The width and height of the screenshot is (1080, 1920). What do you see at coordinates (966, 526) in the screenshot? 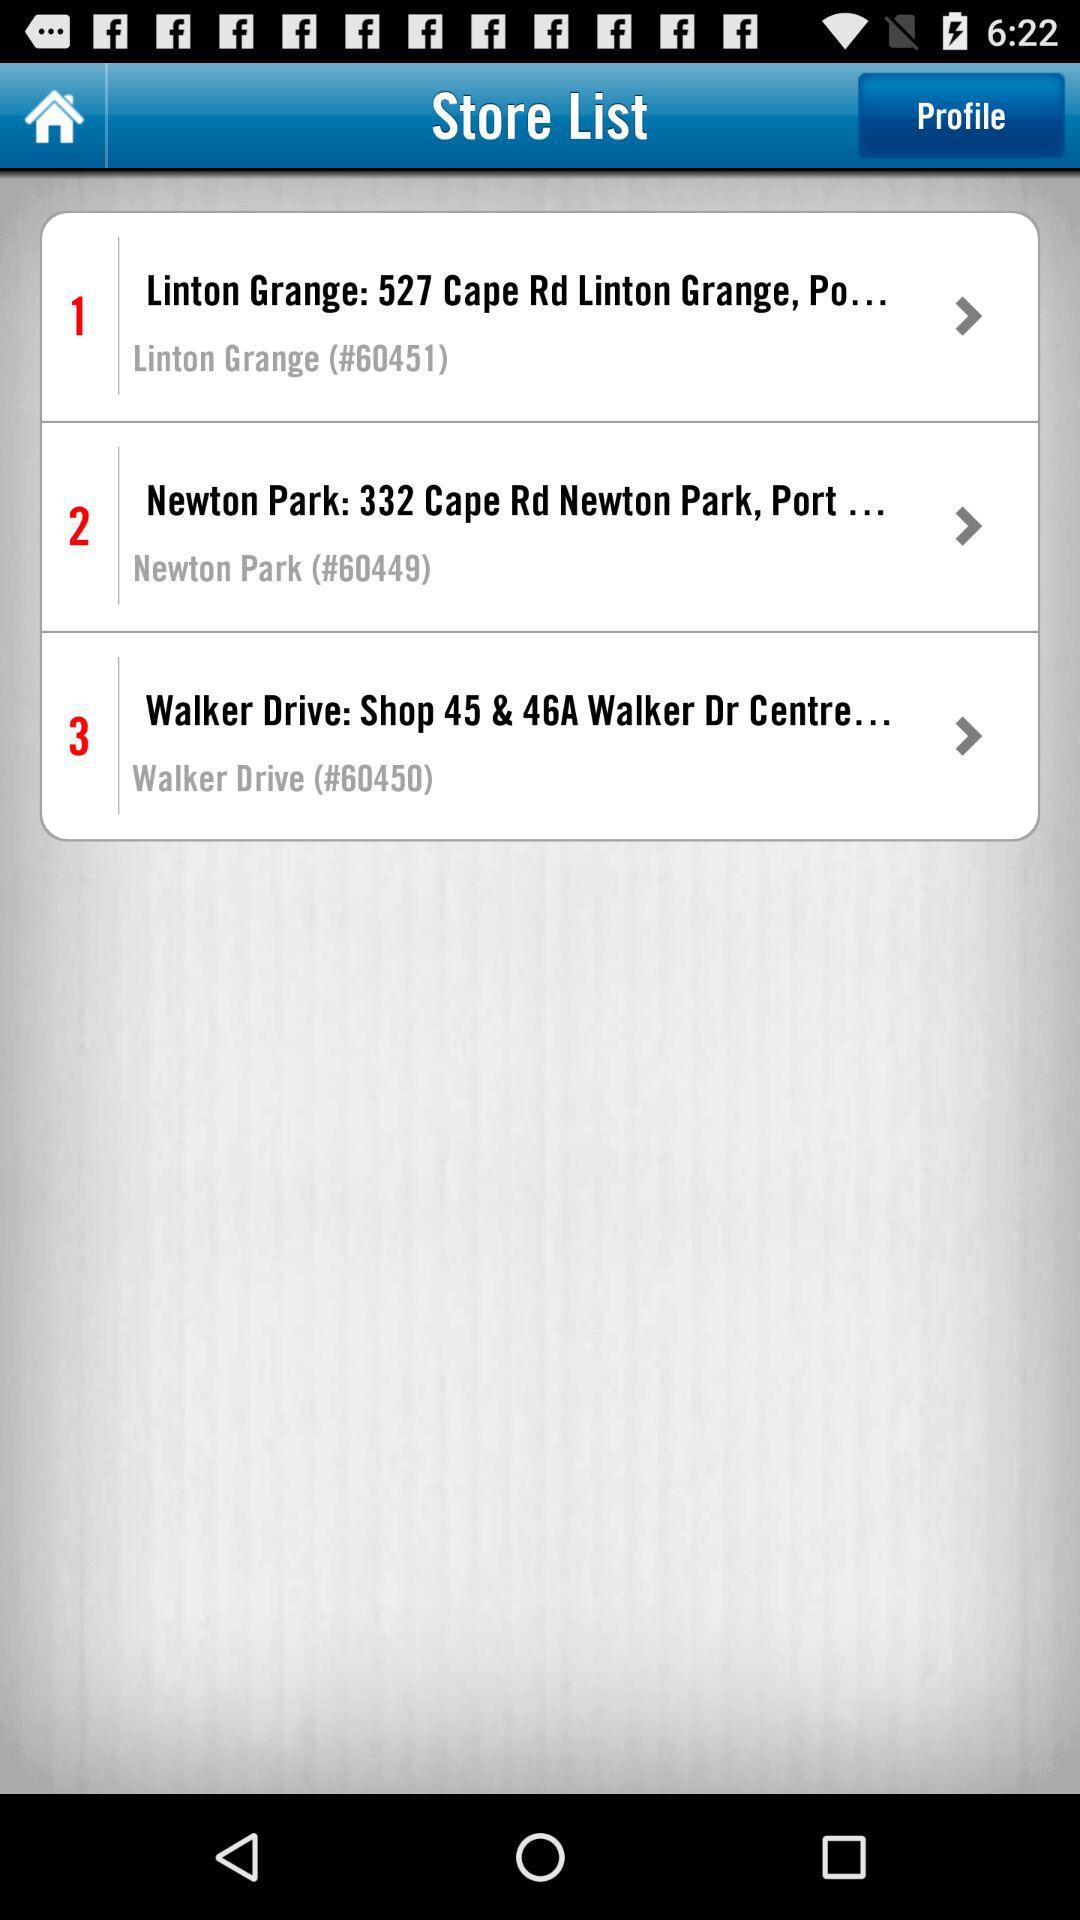
I see `the app to the right of the newton park 332 item` at bounding box center [966, 526].